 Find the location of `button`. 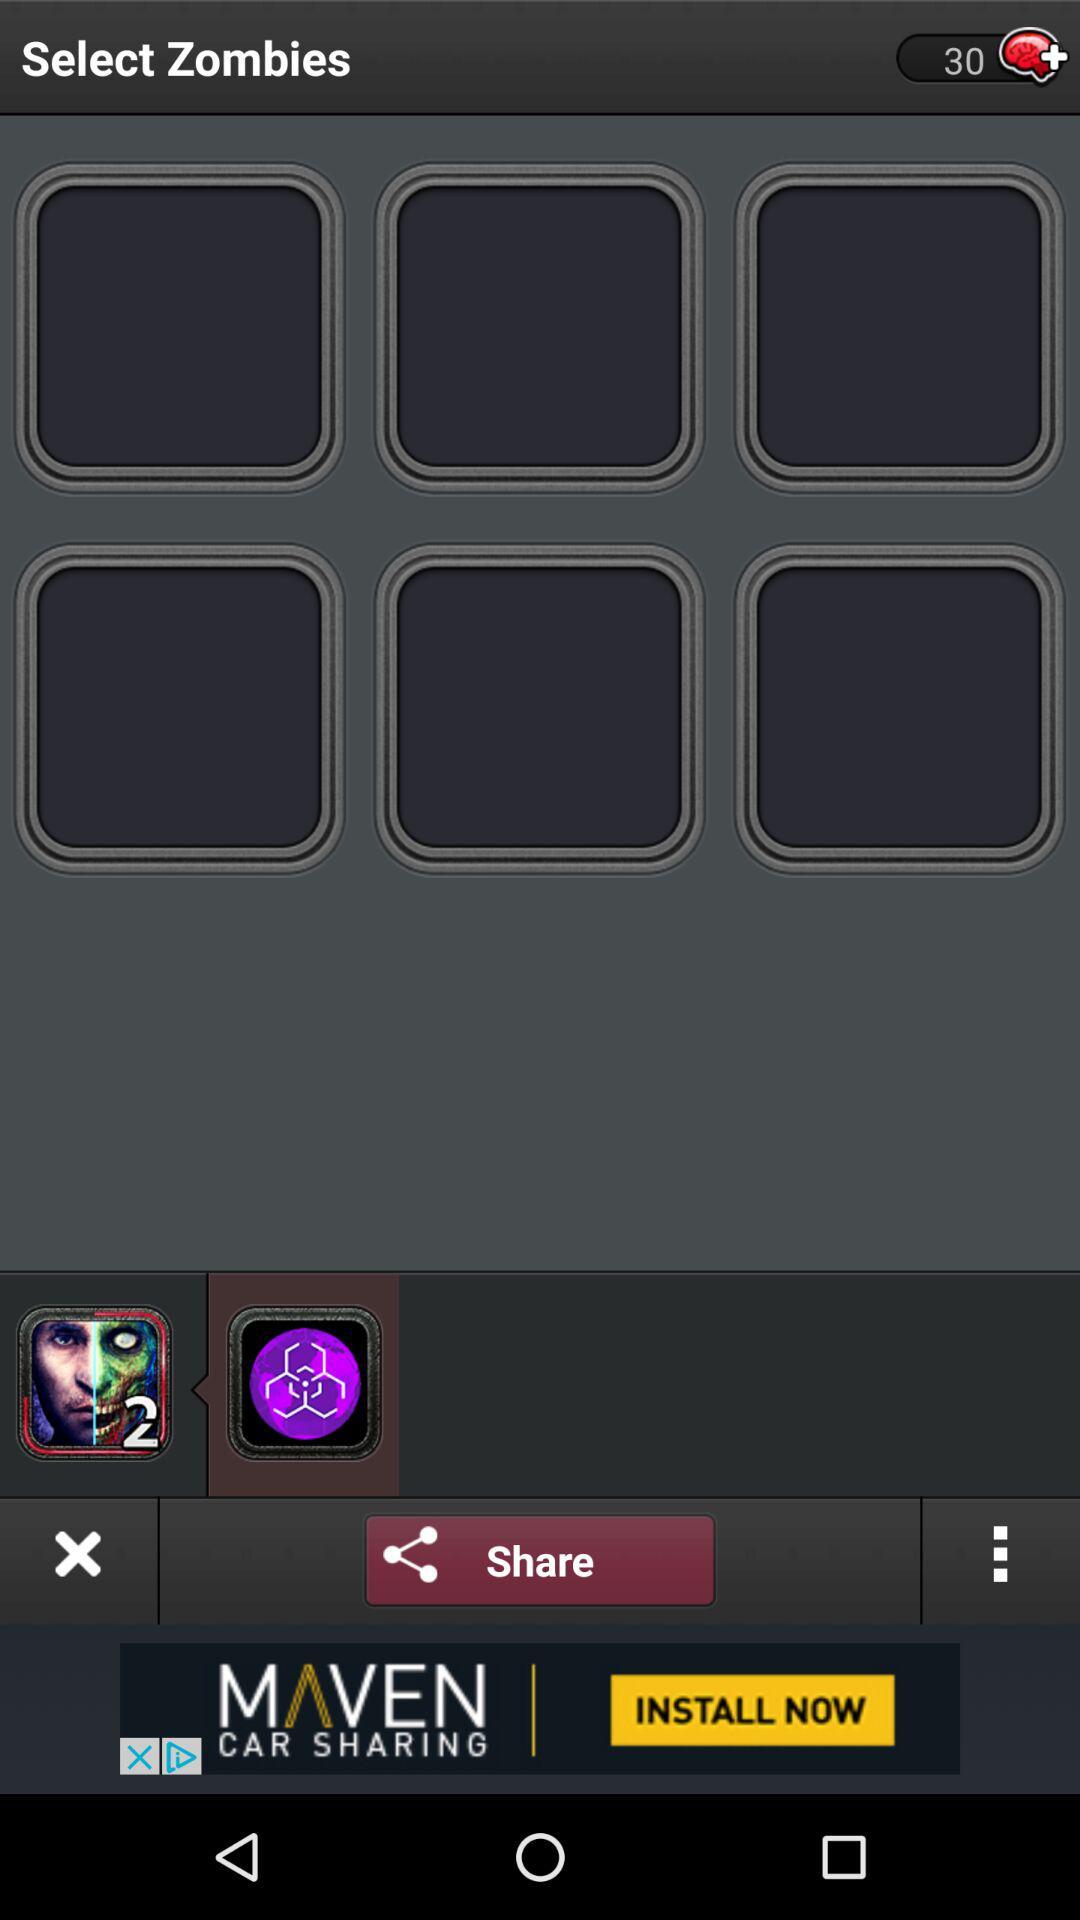

button is located at coordinates (77, 1559).